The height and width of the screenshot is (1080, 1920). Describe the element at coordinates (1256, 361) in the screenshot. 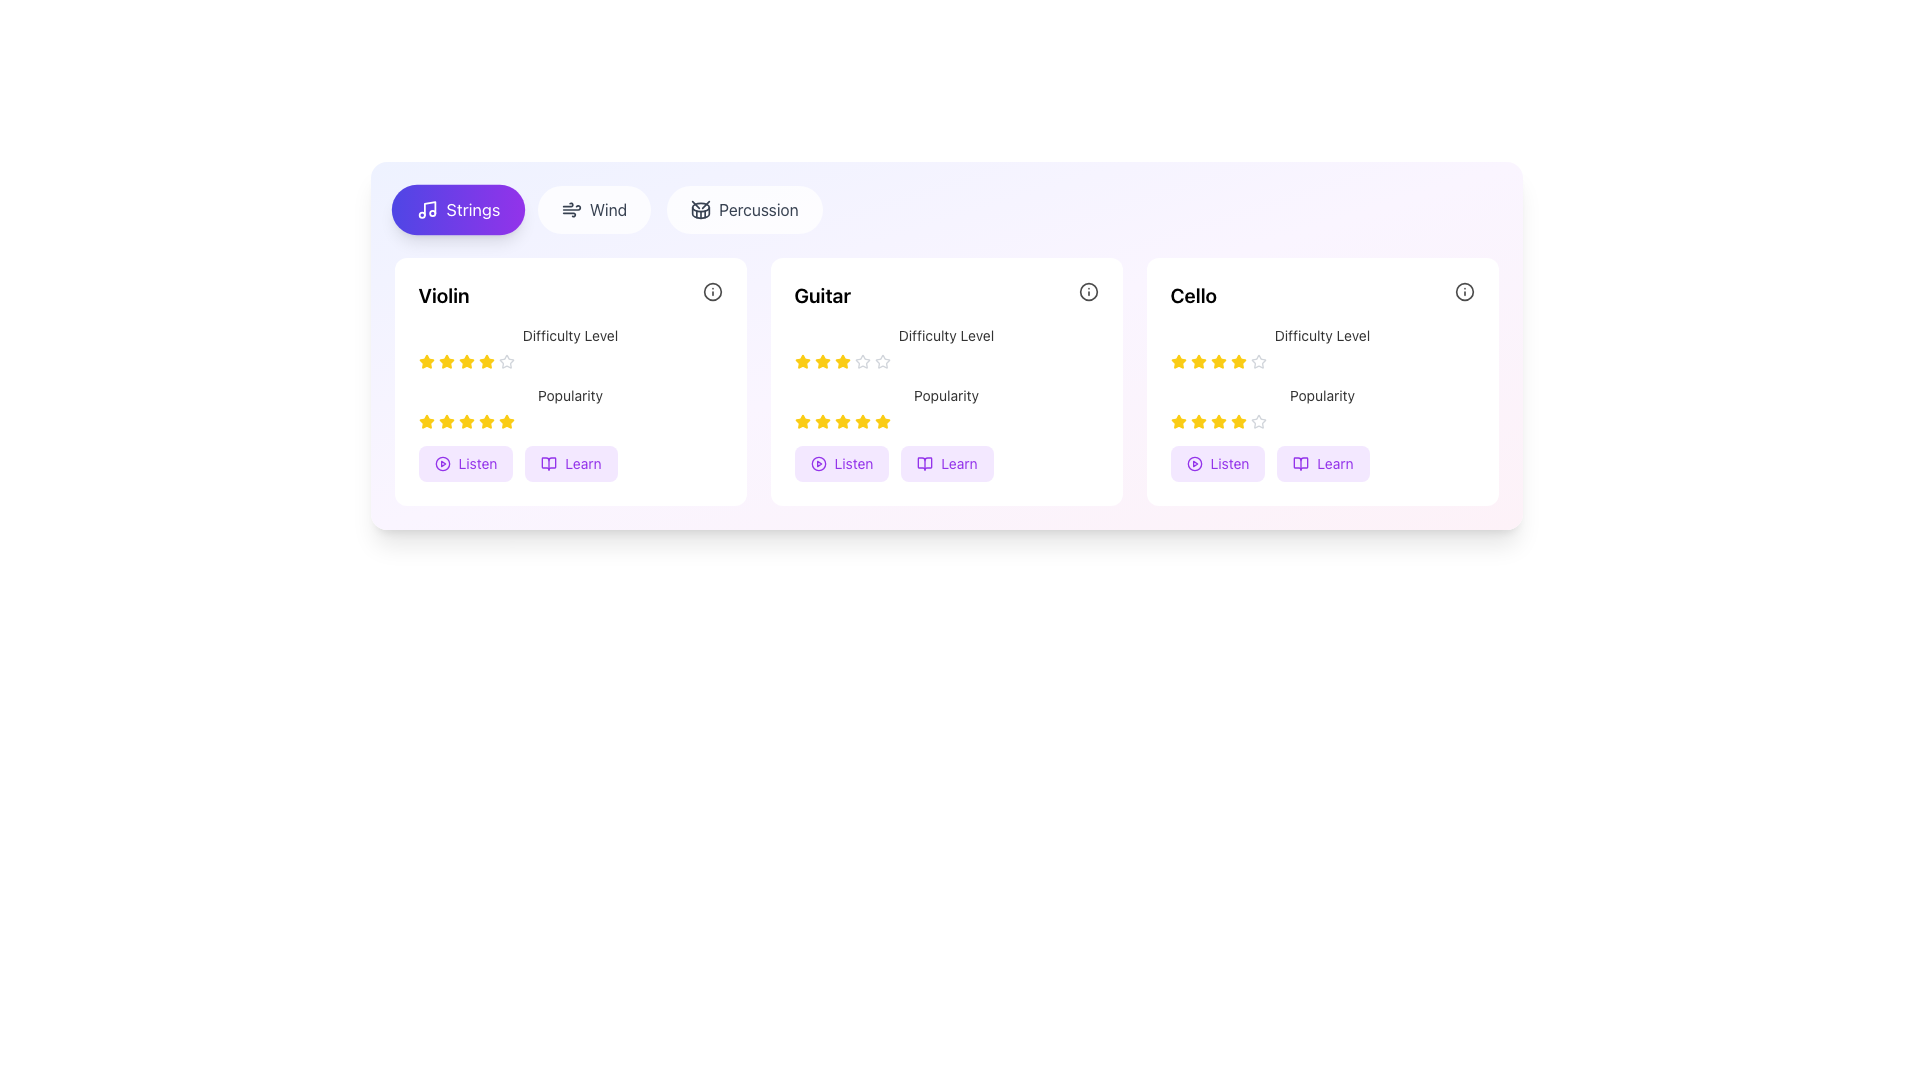

I see `the fifth star in the rating system for the 'Cello' card` at that location.